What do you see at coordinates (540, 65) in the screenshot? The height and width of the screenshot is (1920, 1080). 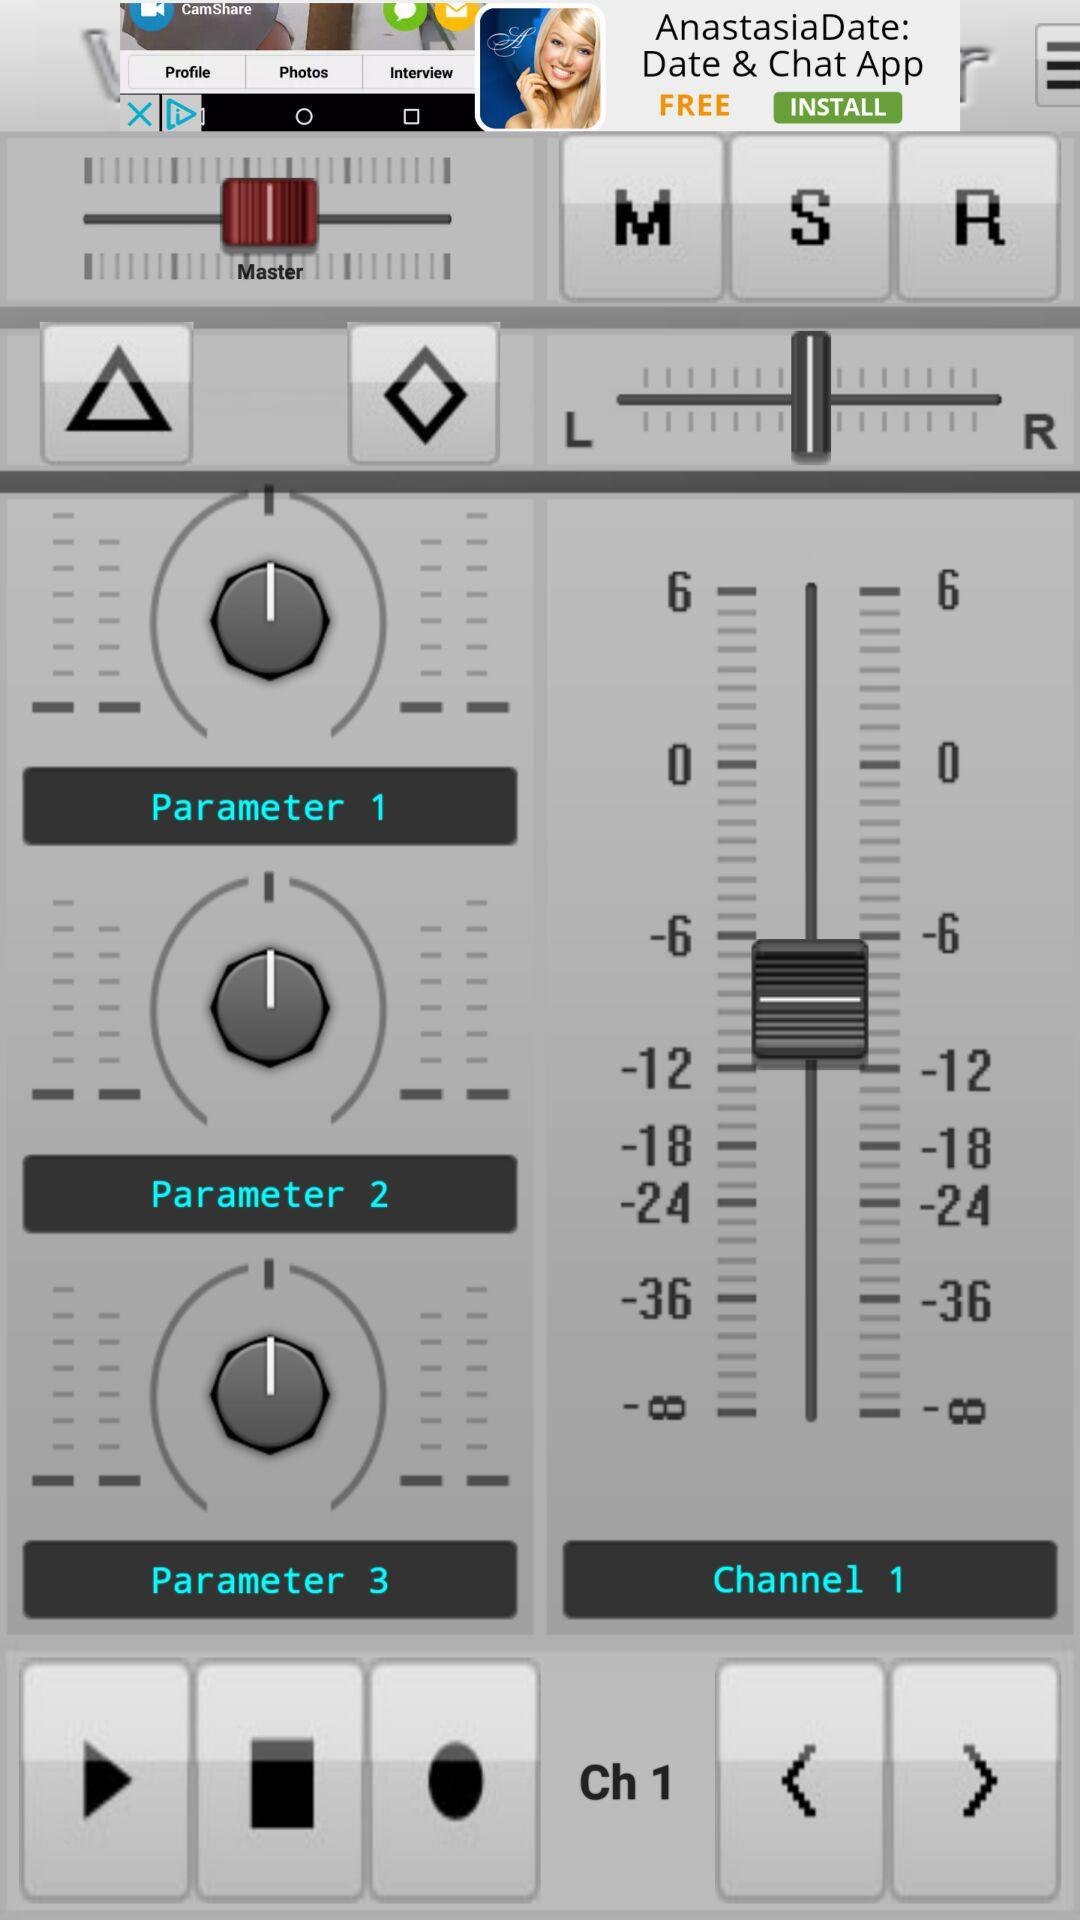 I see `open advertisements` at bounding box center [540, 65].